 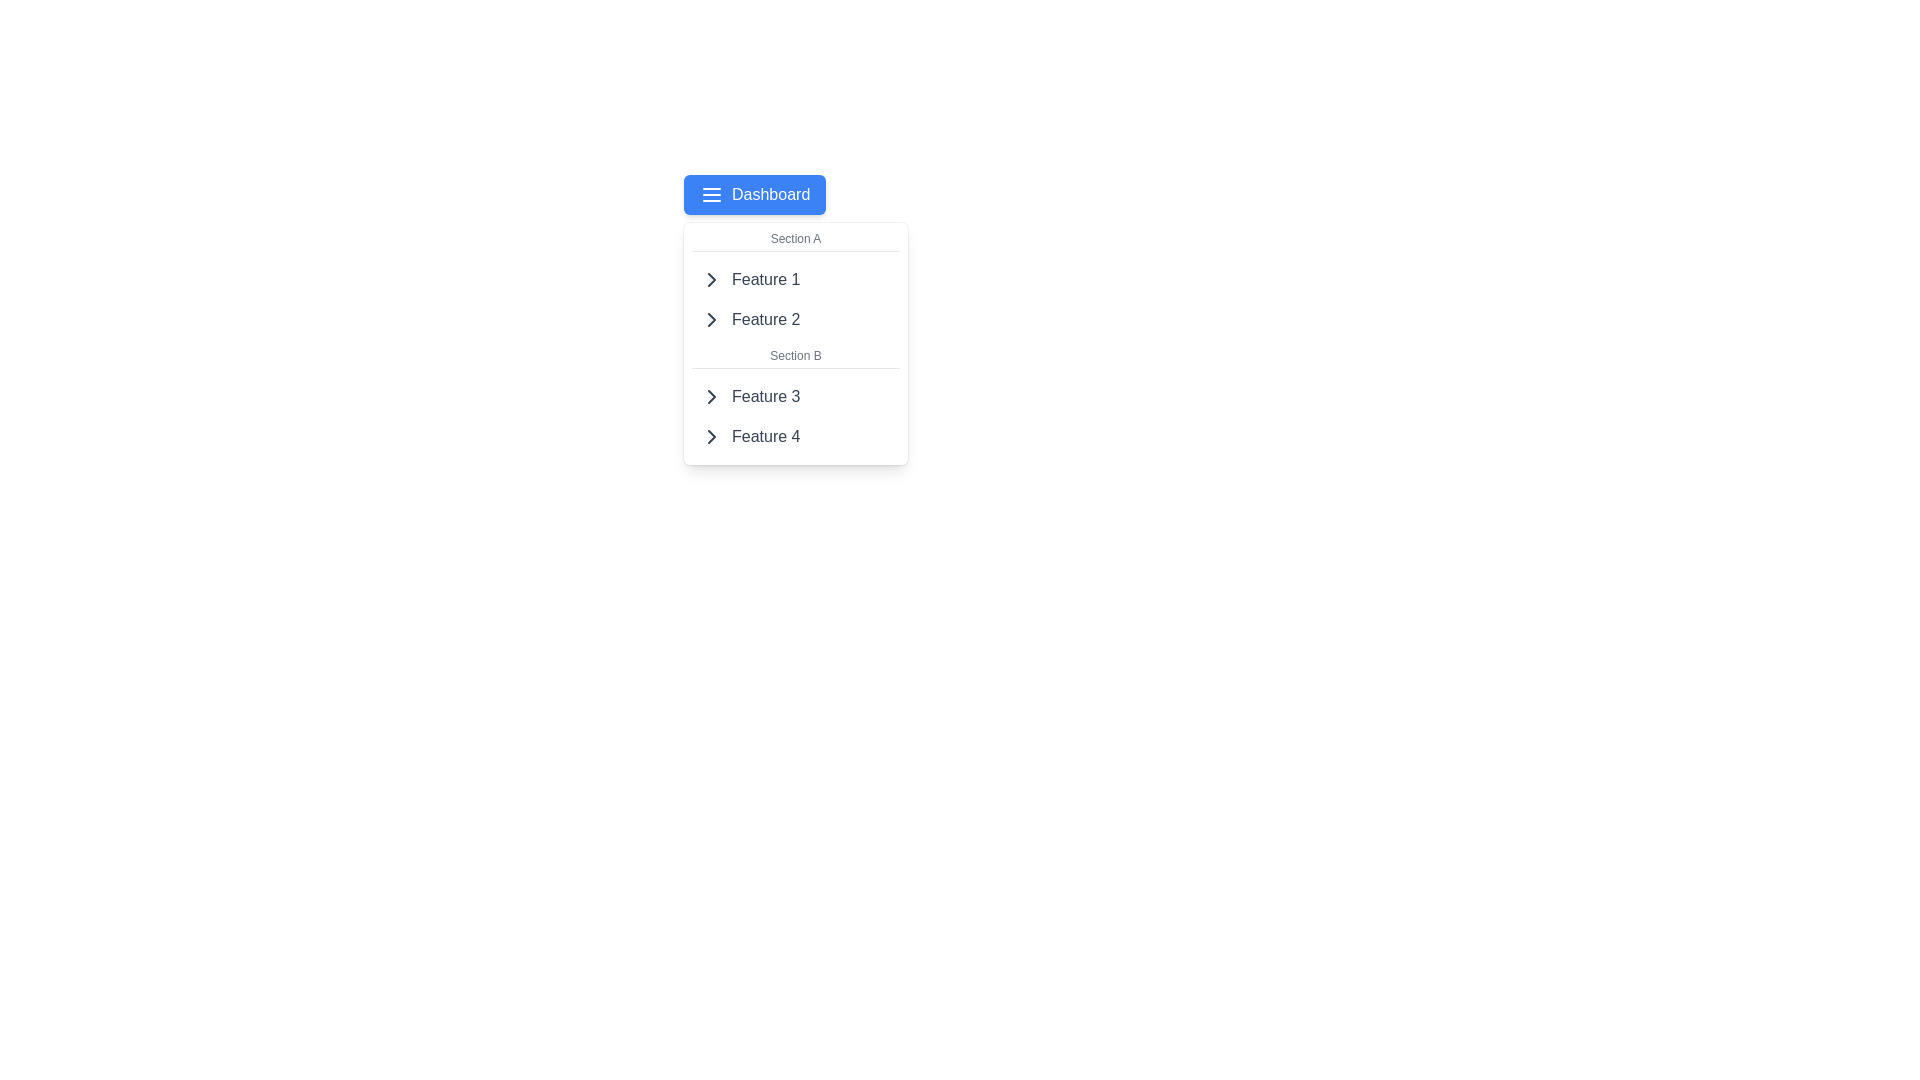 What do you see at coordinates (795, 238) in the screenshot?
I see `the Text label that serves as a section header for 'Section A', positioned above the horizontal divider and two list items labeled 'Feature 1' and 'Feature 2'` at bounding box center [795, 238].